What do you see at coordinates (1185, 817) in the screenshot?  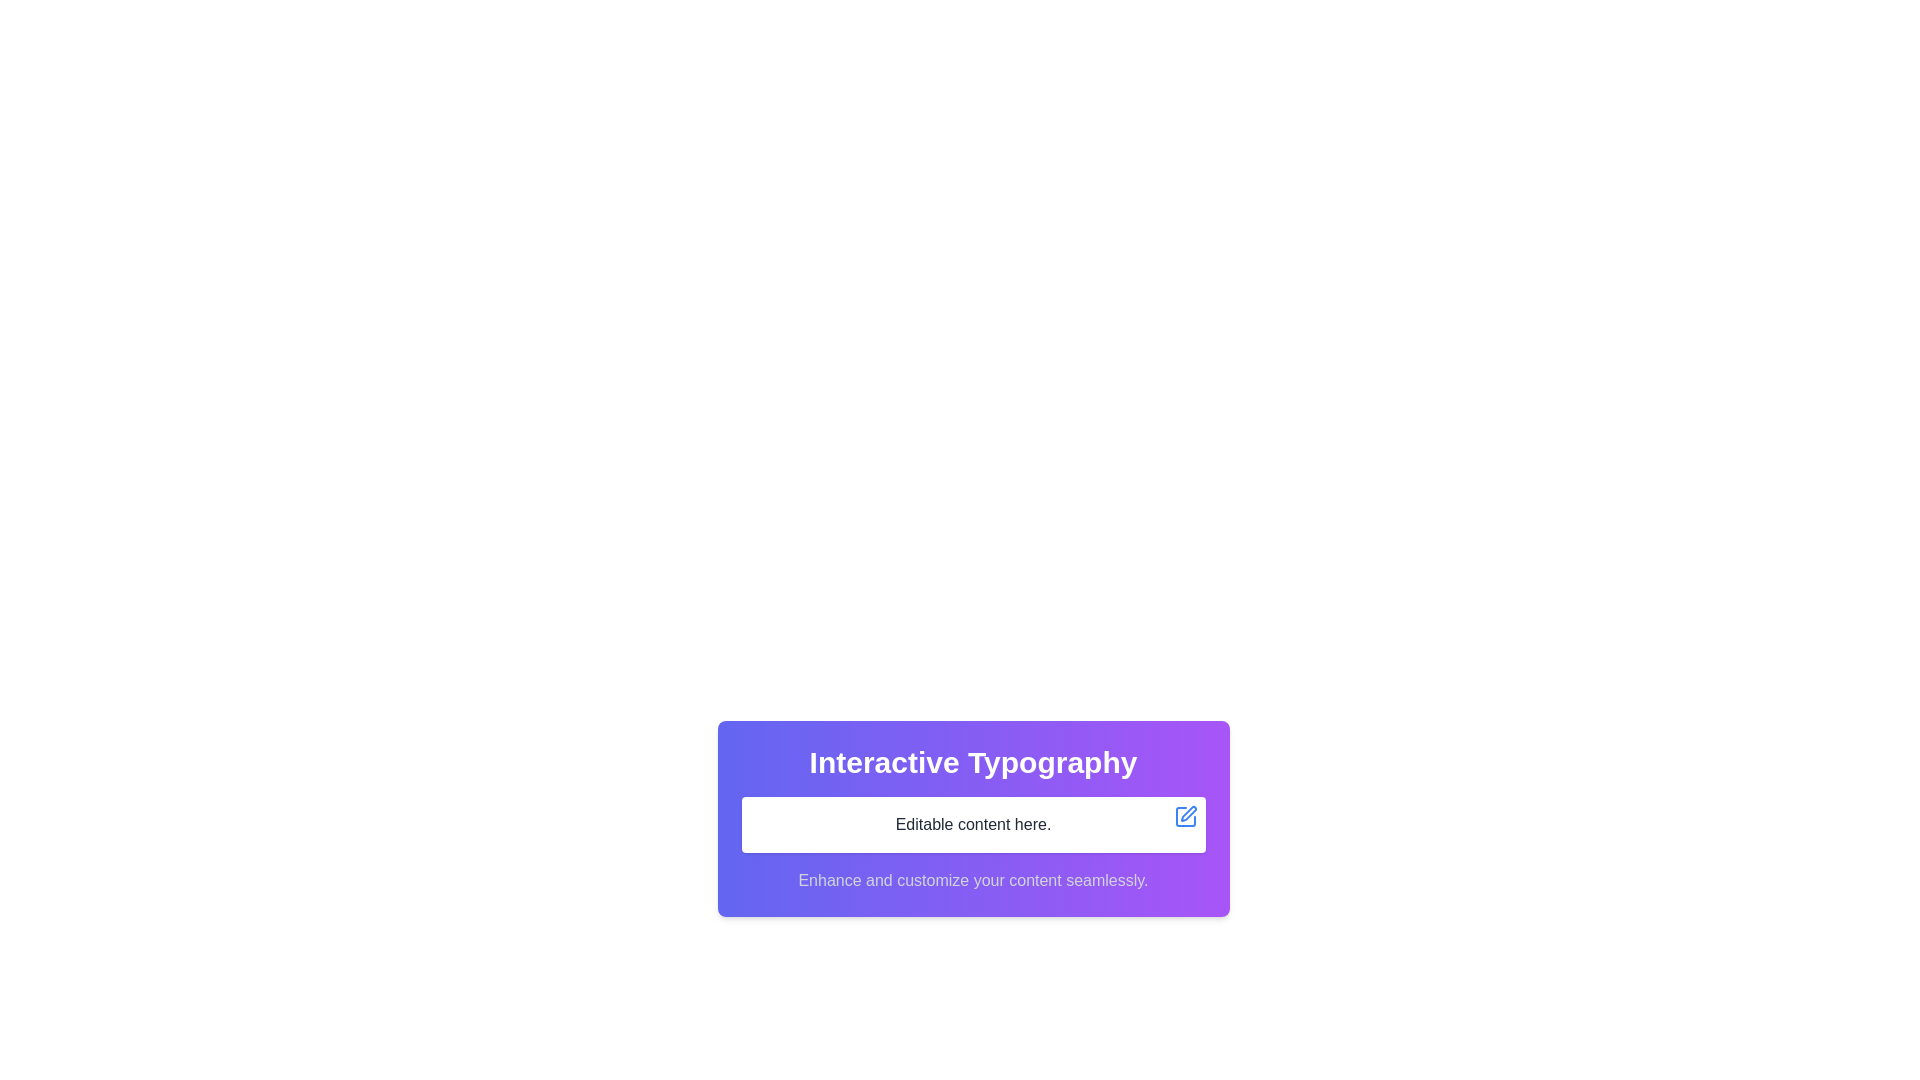 I see `the pen-in-square icon located at the far-right of the input field labeled 'Editable content here' to enable editing functionality` at bounding box center [1185, 817].